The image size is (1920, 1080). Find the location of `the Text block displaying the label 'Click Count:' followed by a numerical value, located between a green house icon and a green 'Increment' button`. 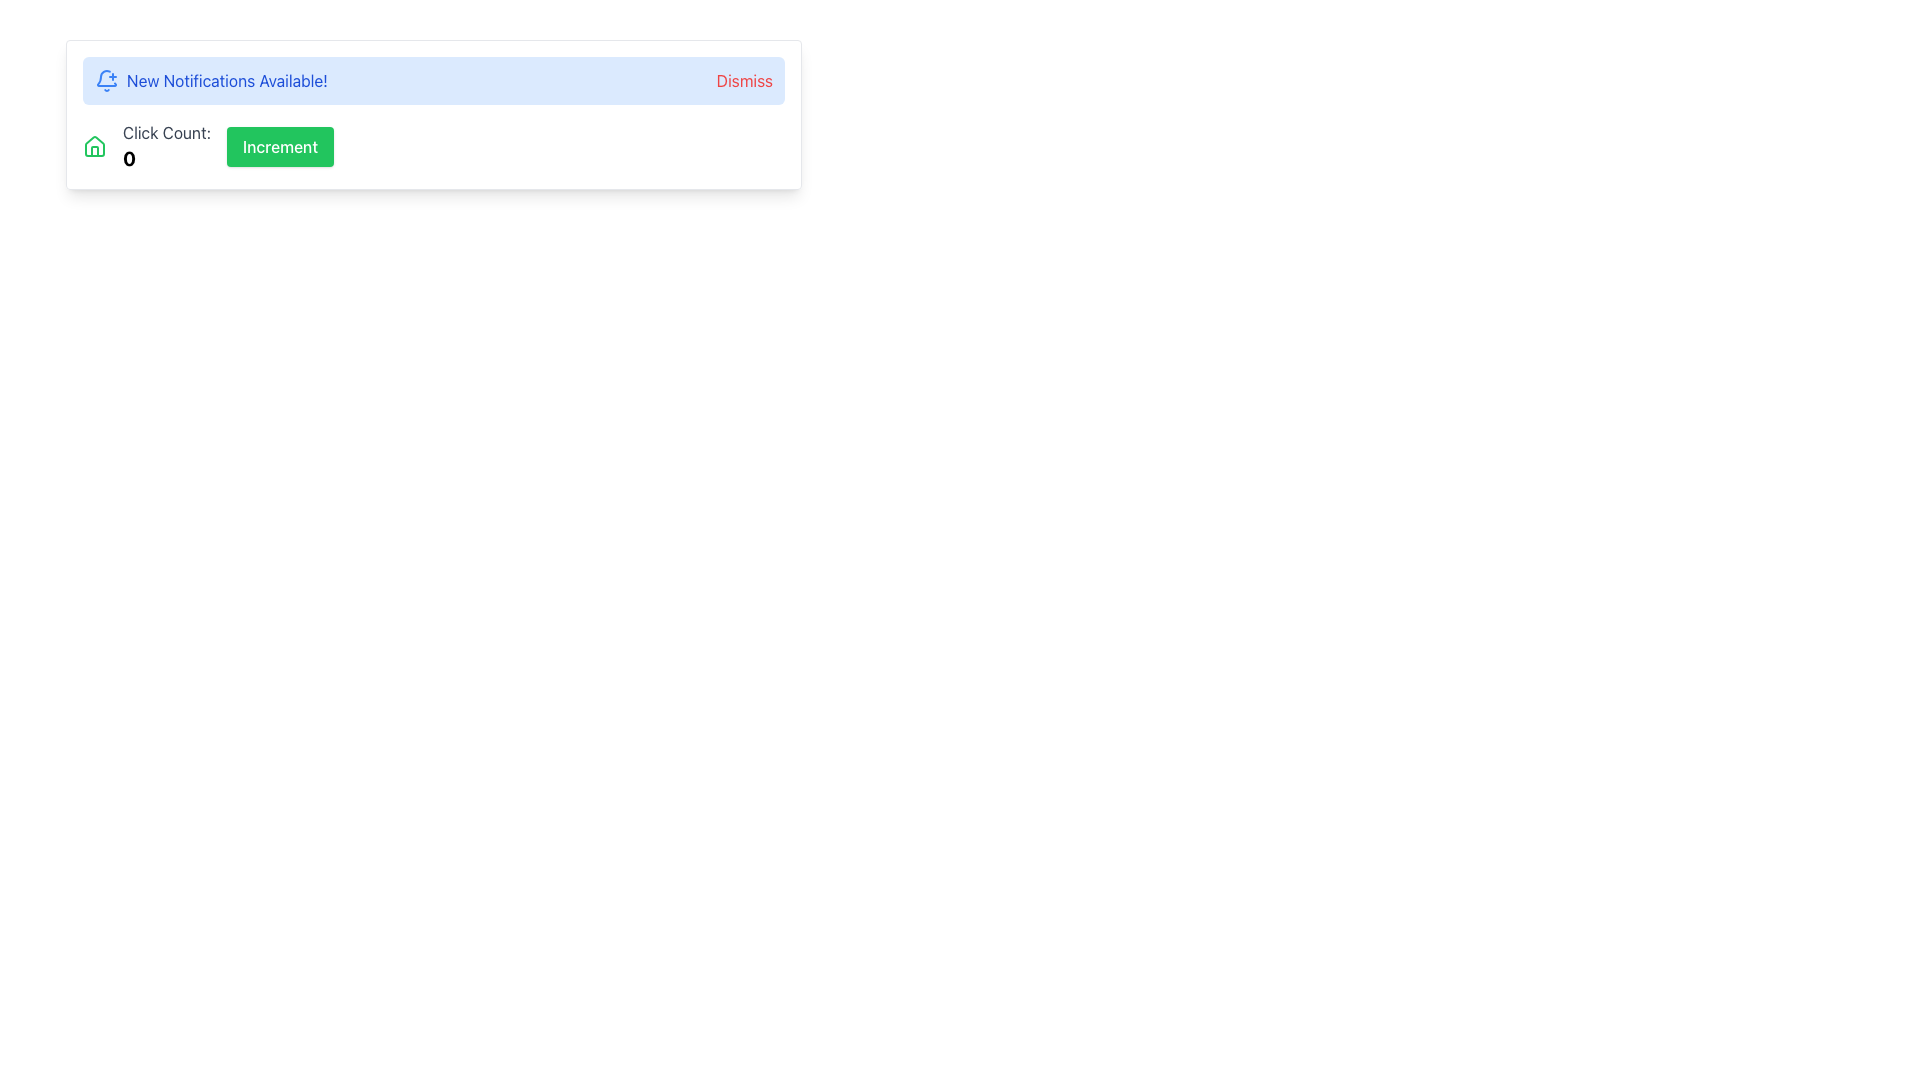

the Text block displaying the label 'Click Count:' followed by a numerical value, located between a green house icon and a green 'Increment' button is located at coordinates (167, 145).